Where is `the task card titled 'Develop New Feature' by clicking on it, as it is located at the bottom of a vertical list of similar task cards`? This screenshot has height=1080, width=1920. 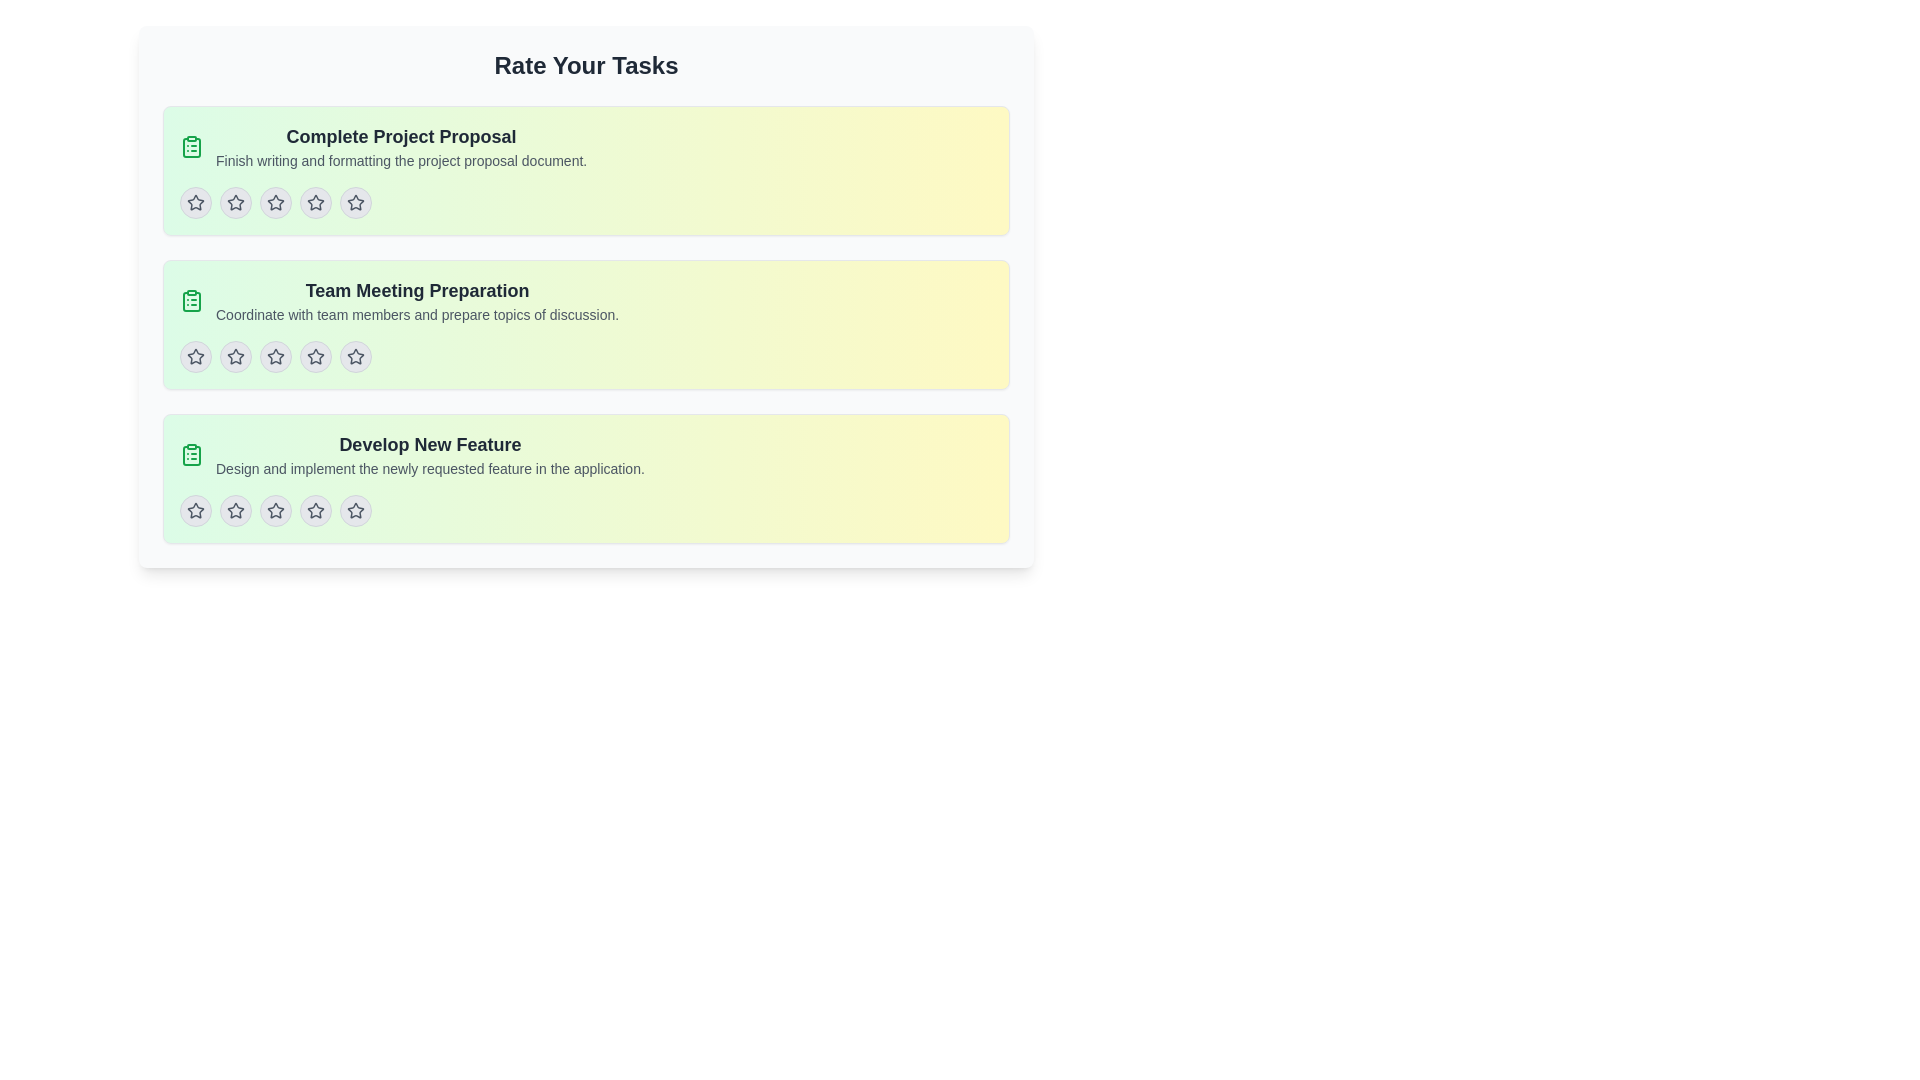 the task card titled 'Develop New Feature' by clicking on it, as it is located at the bottom of a vertical list of similar task cards is located at coordinates (585, 478).